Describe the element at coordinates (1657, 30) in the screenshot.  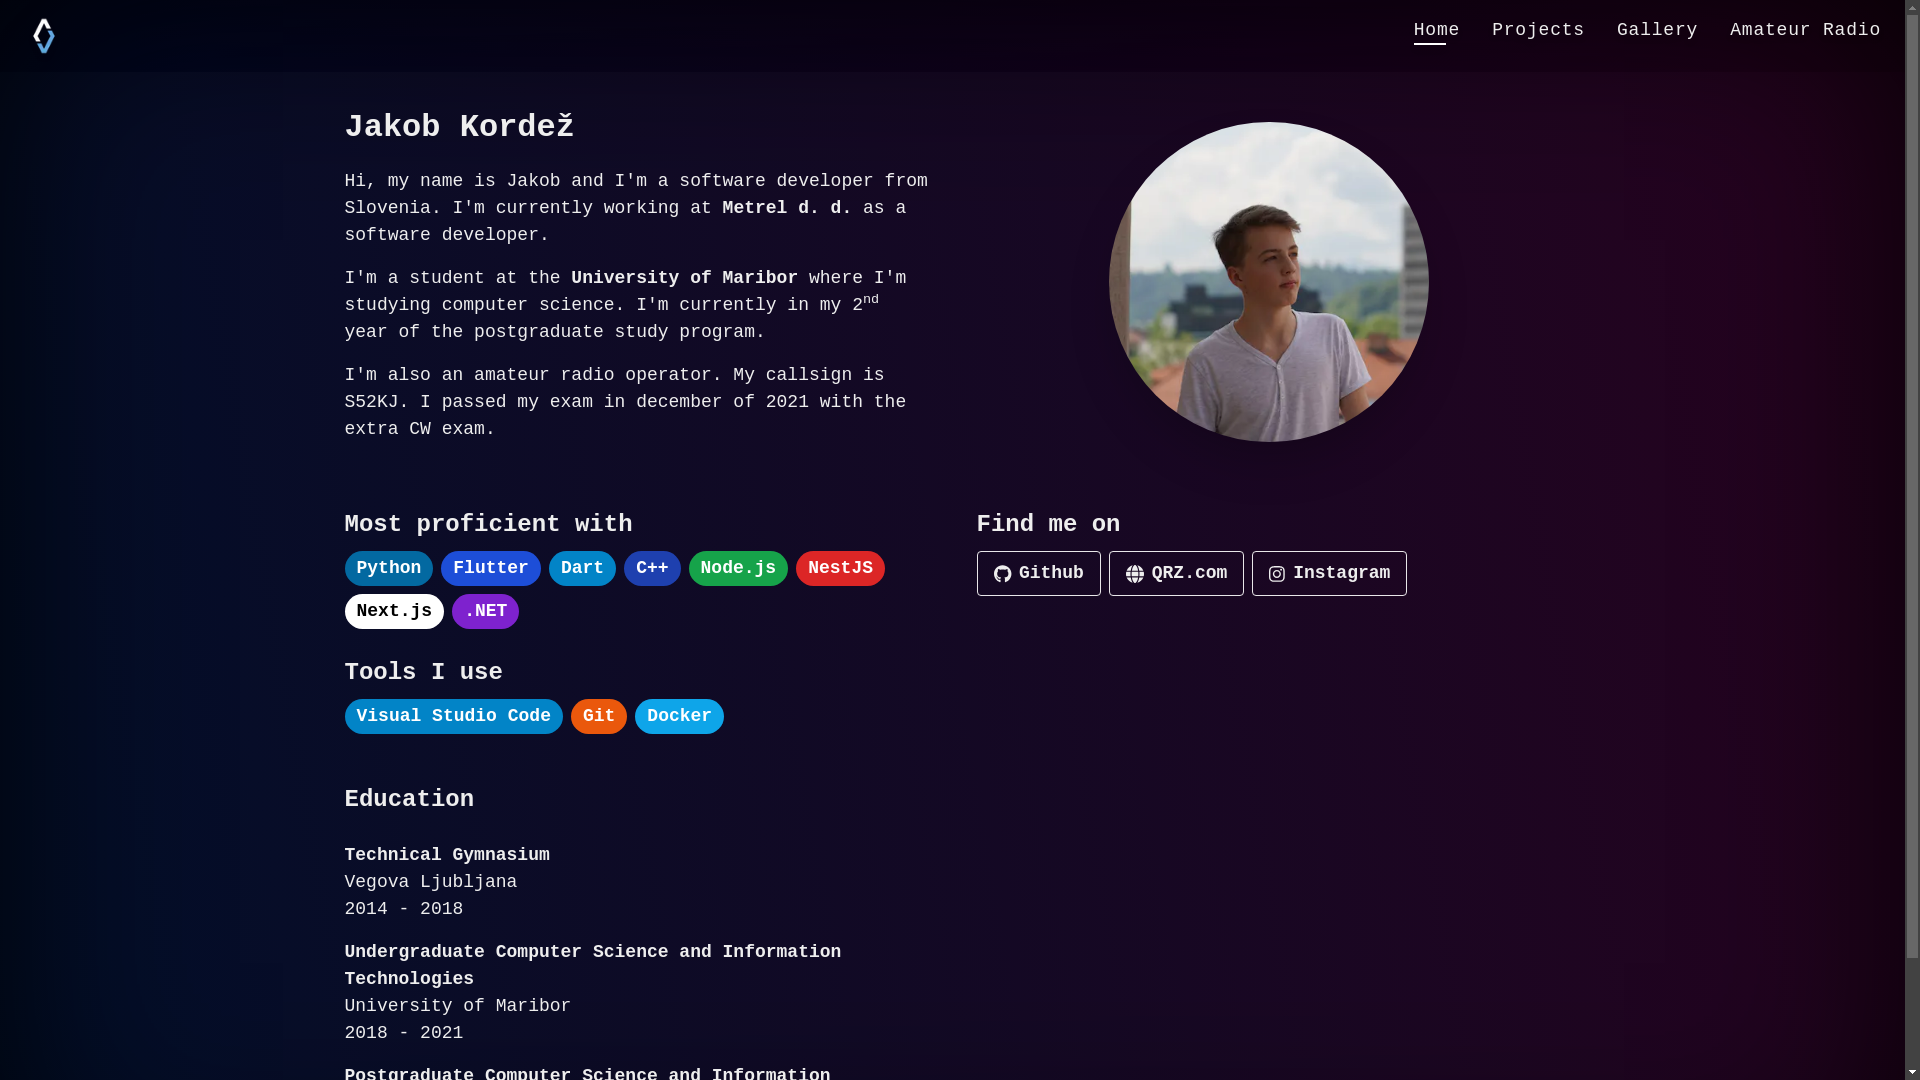
I see `'Gallery'` at that location.